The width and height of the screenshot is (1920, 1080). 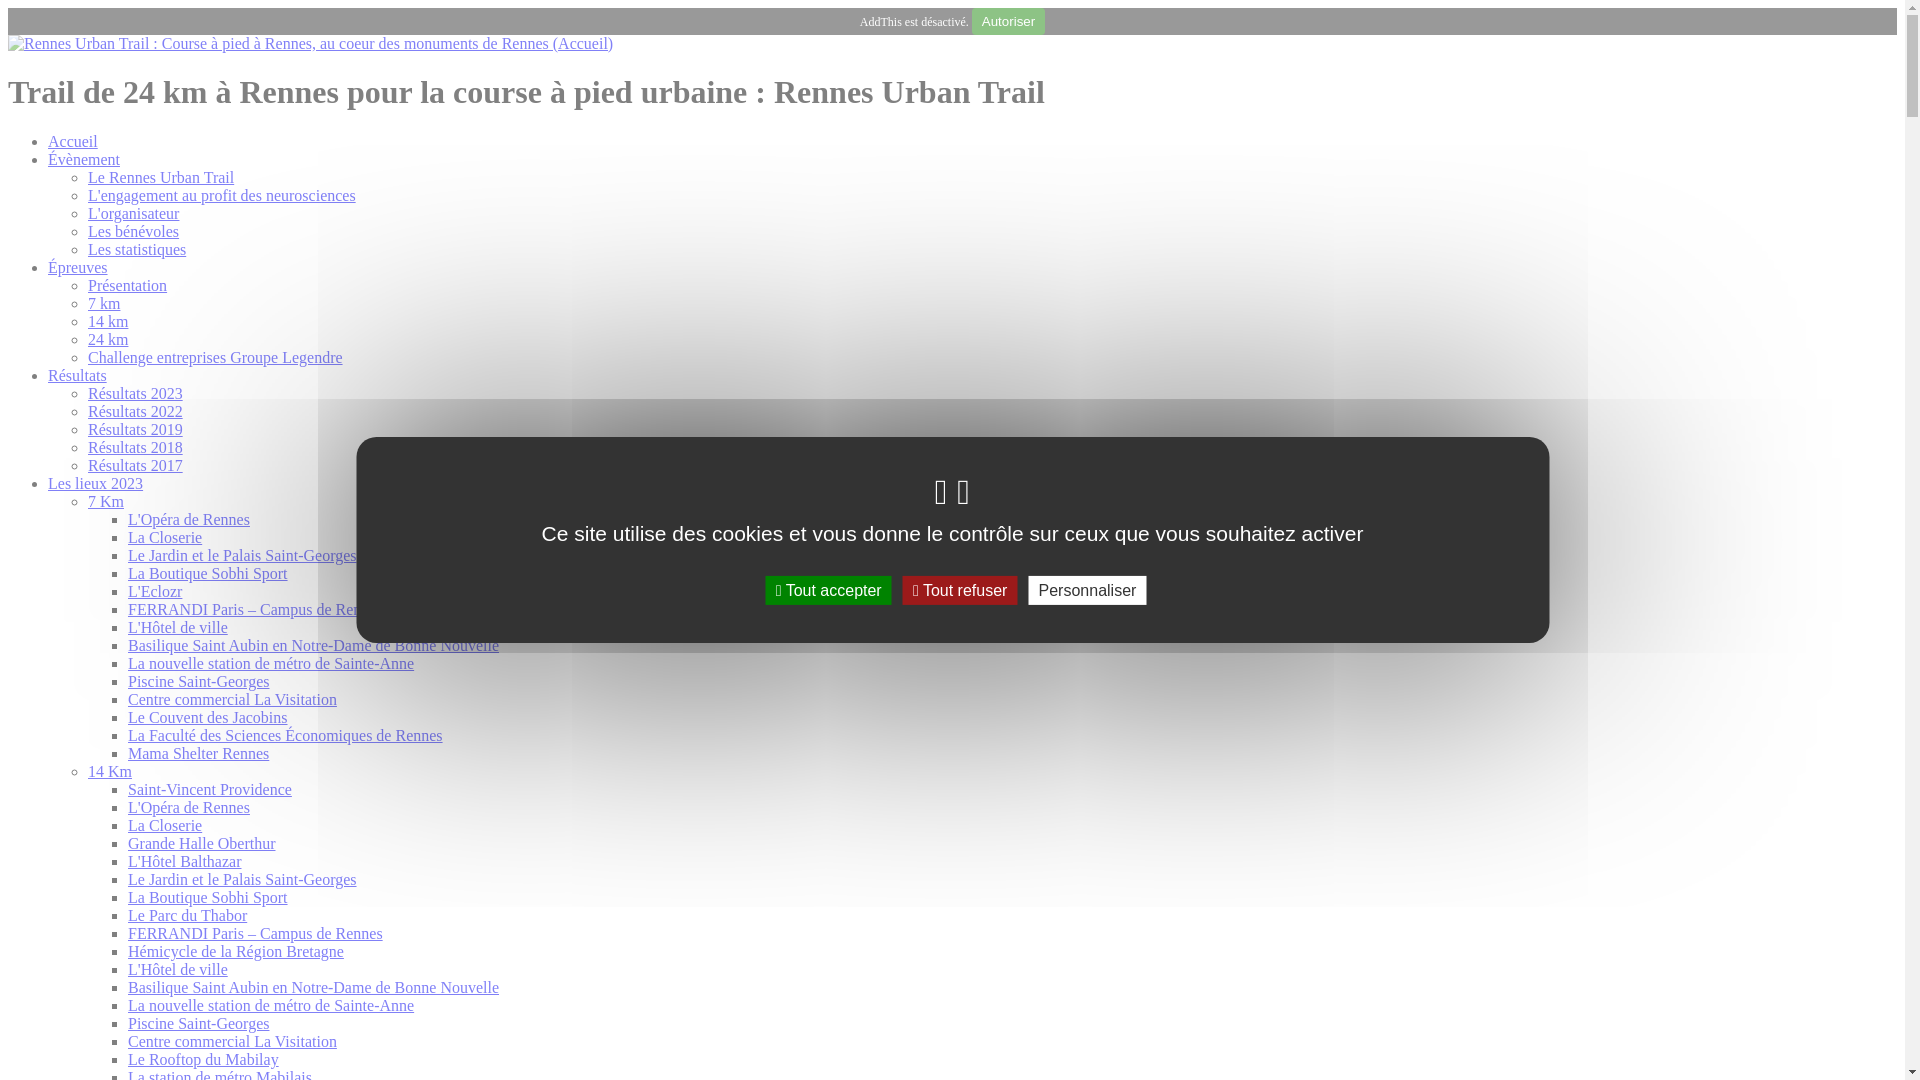 What do you see at coordinates (161, 176) in the screenshot?
I see `'Le Rennes Urban Trail'` at bounding box center [161, 176].